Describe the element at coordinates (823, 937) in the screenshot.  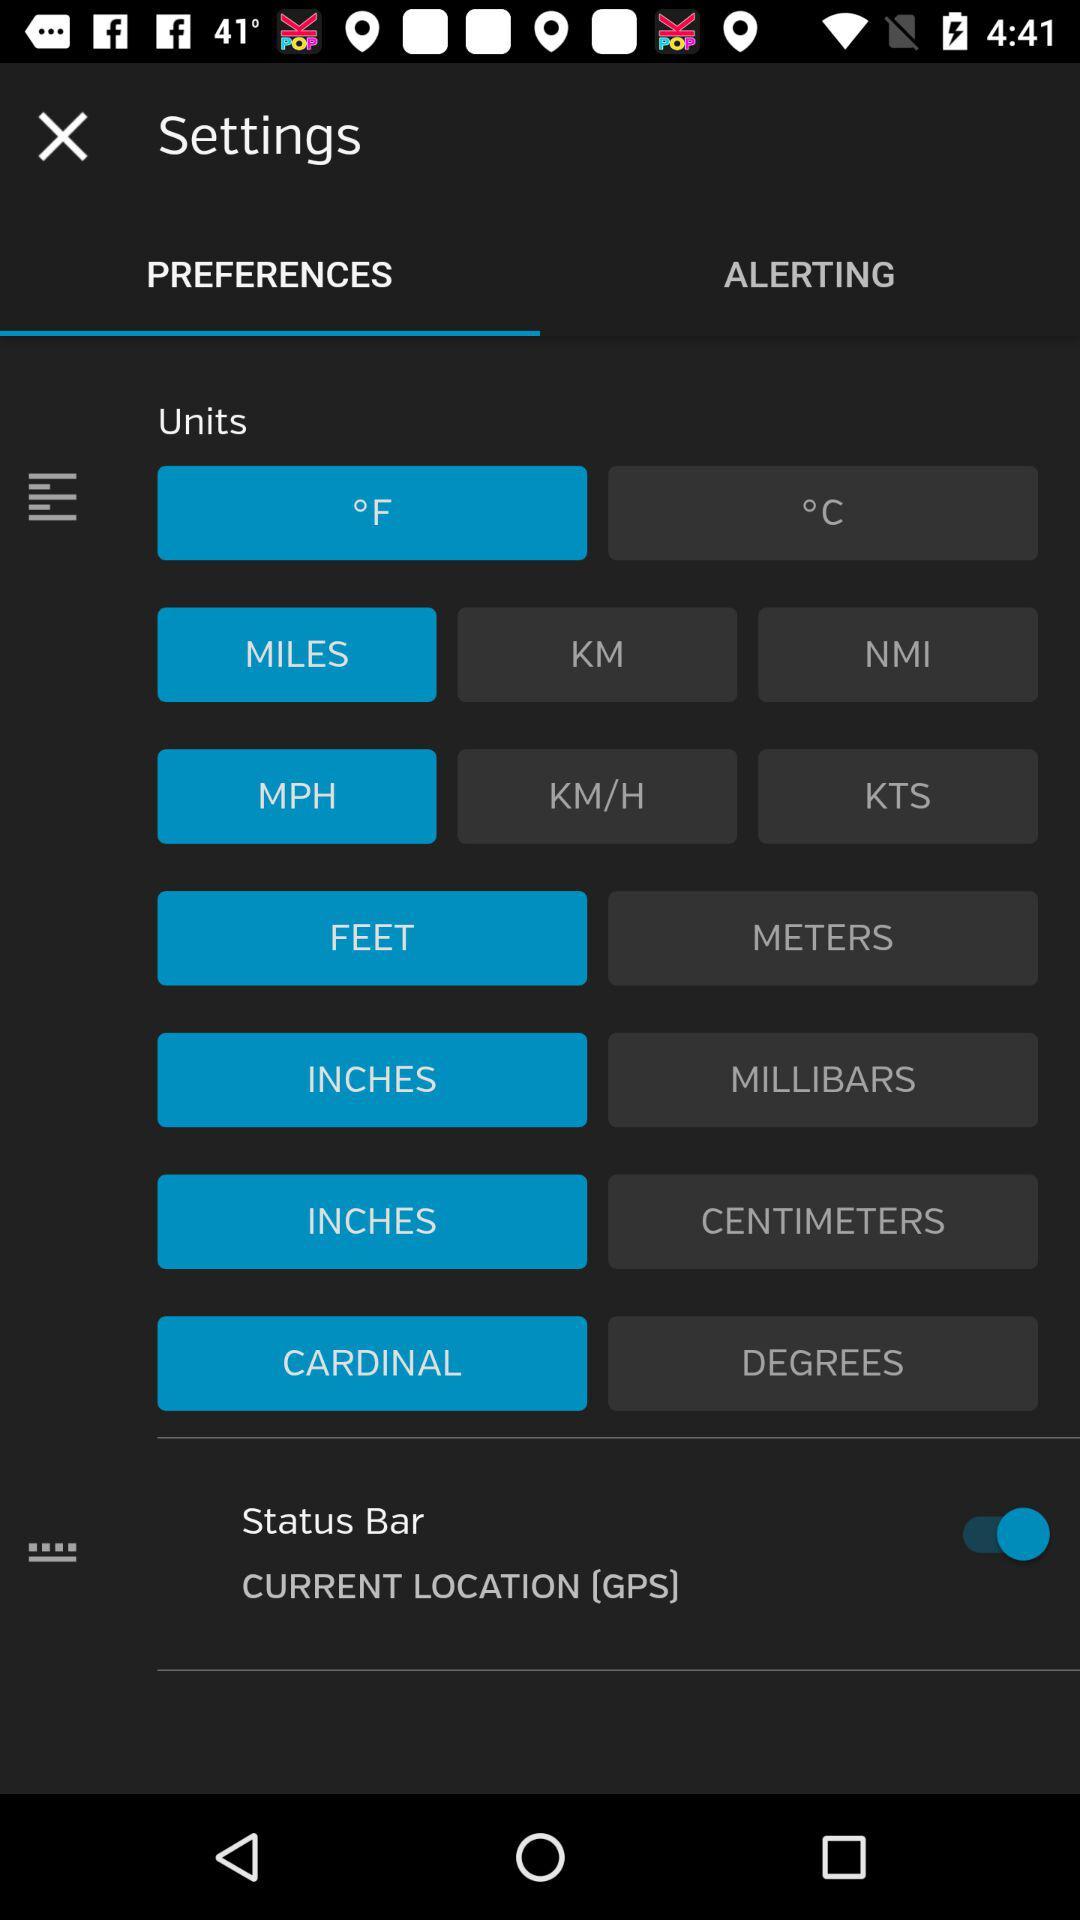
I see `item next to the feet` at that location.